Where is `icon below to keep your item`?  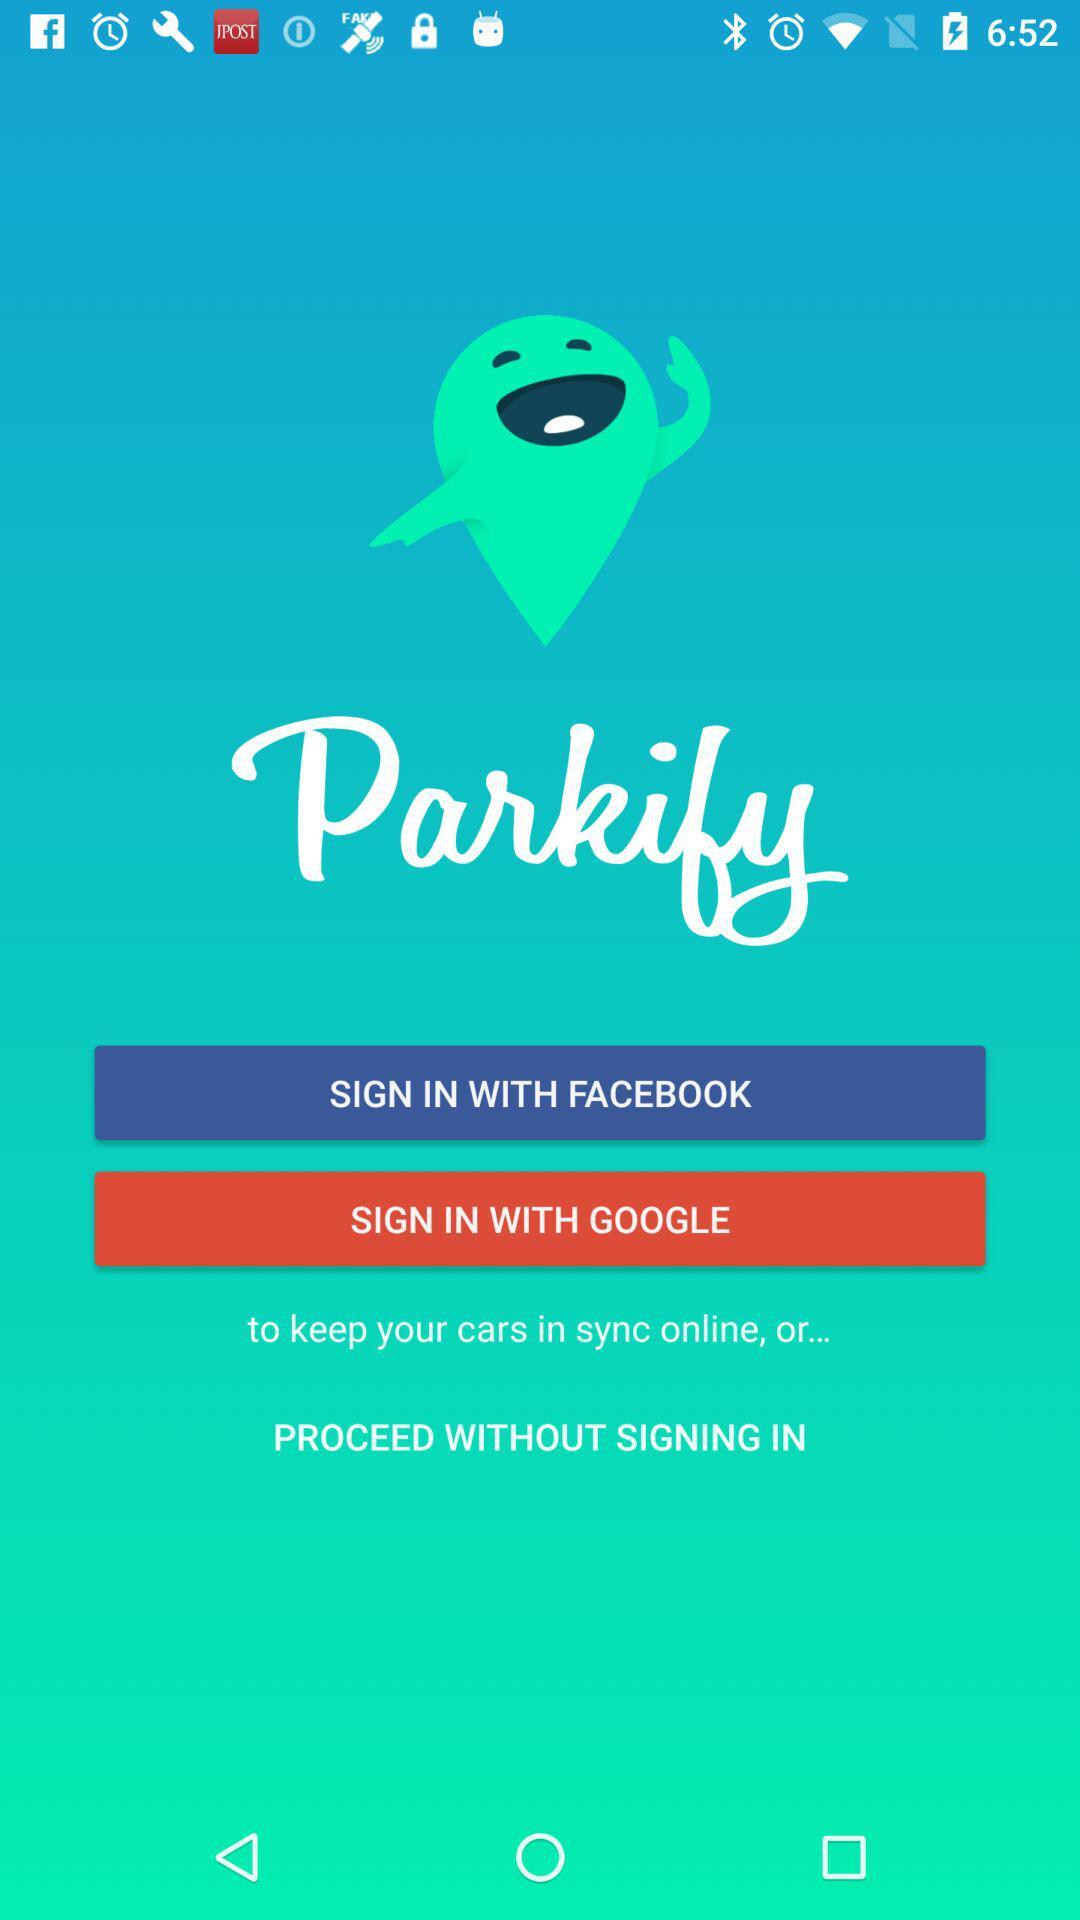 icon below to keep your item is located at coordinates (540, 1435).